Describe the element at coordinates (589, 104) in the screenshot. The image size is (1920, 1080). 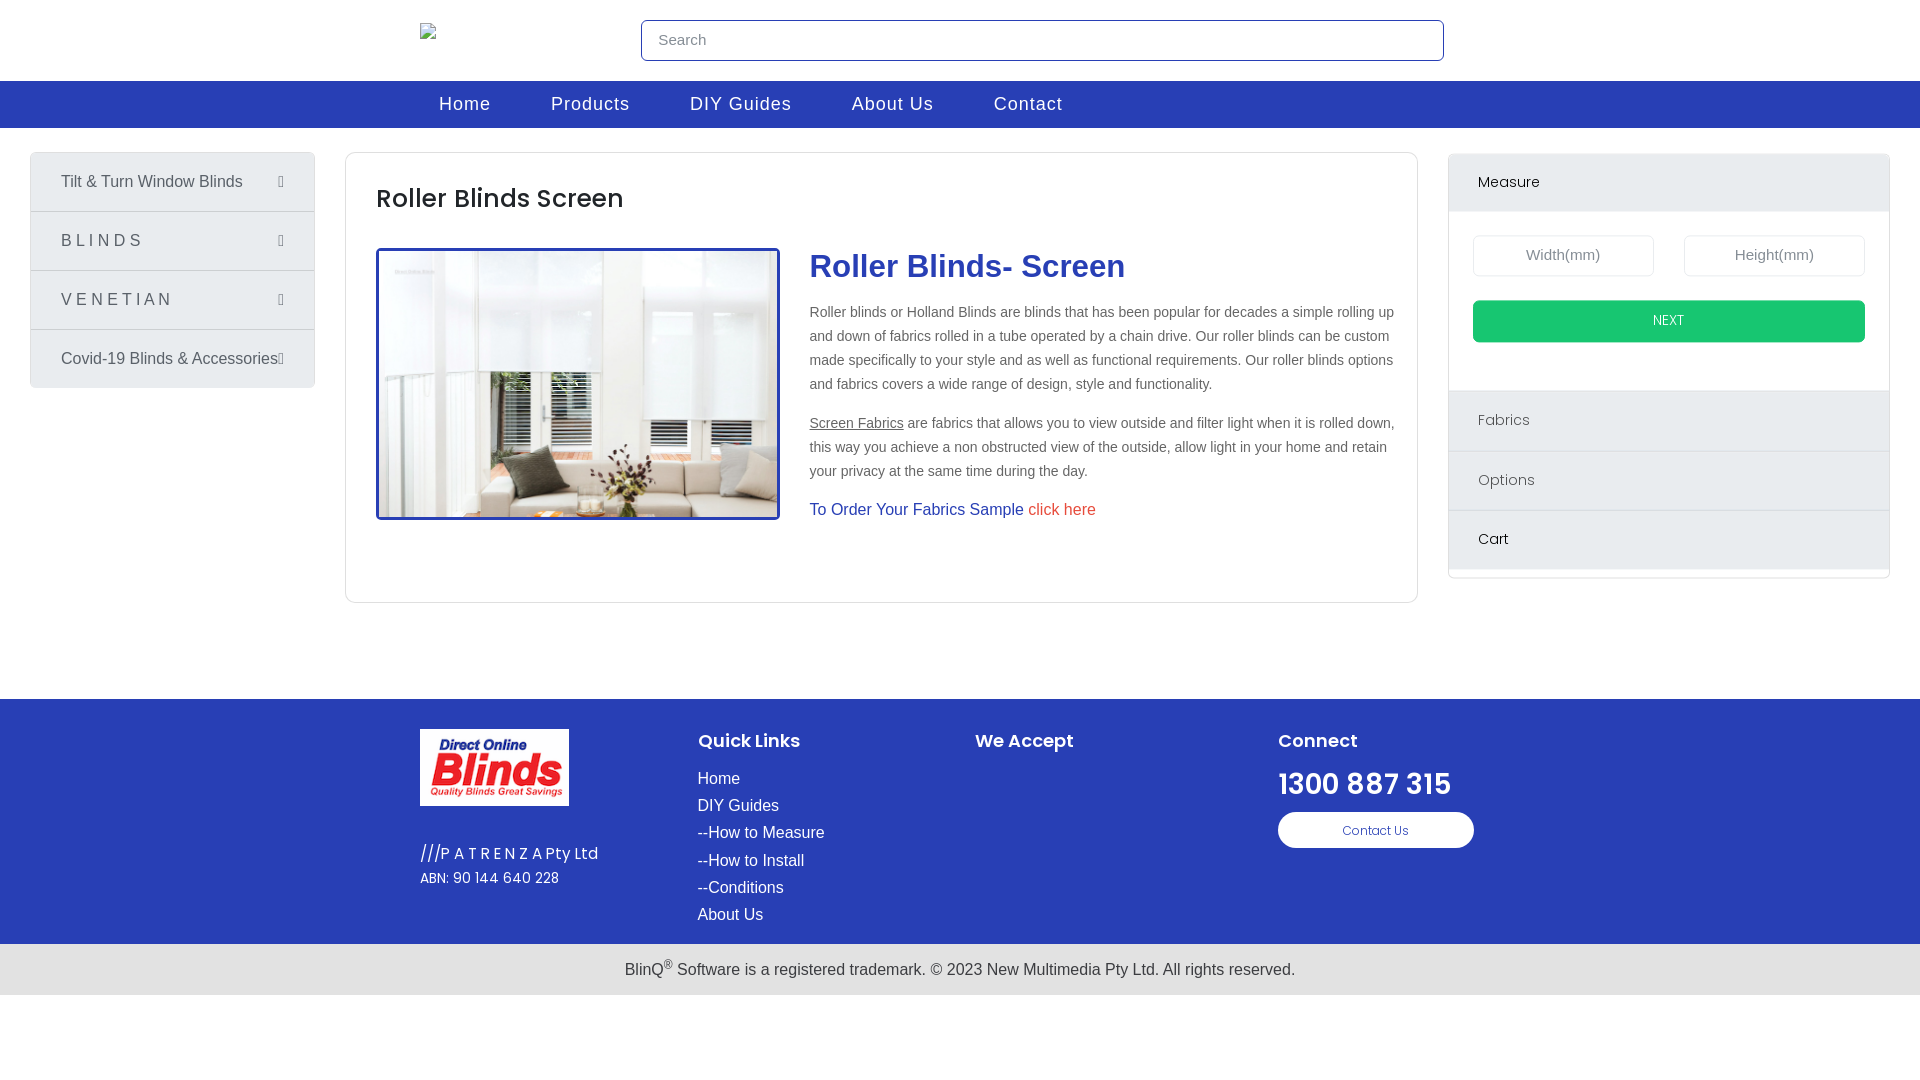
I see `'Products'` at that location.